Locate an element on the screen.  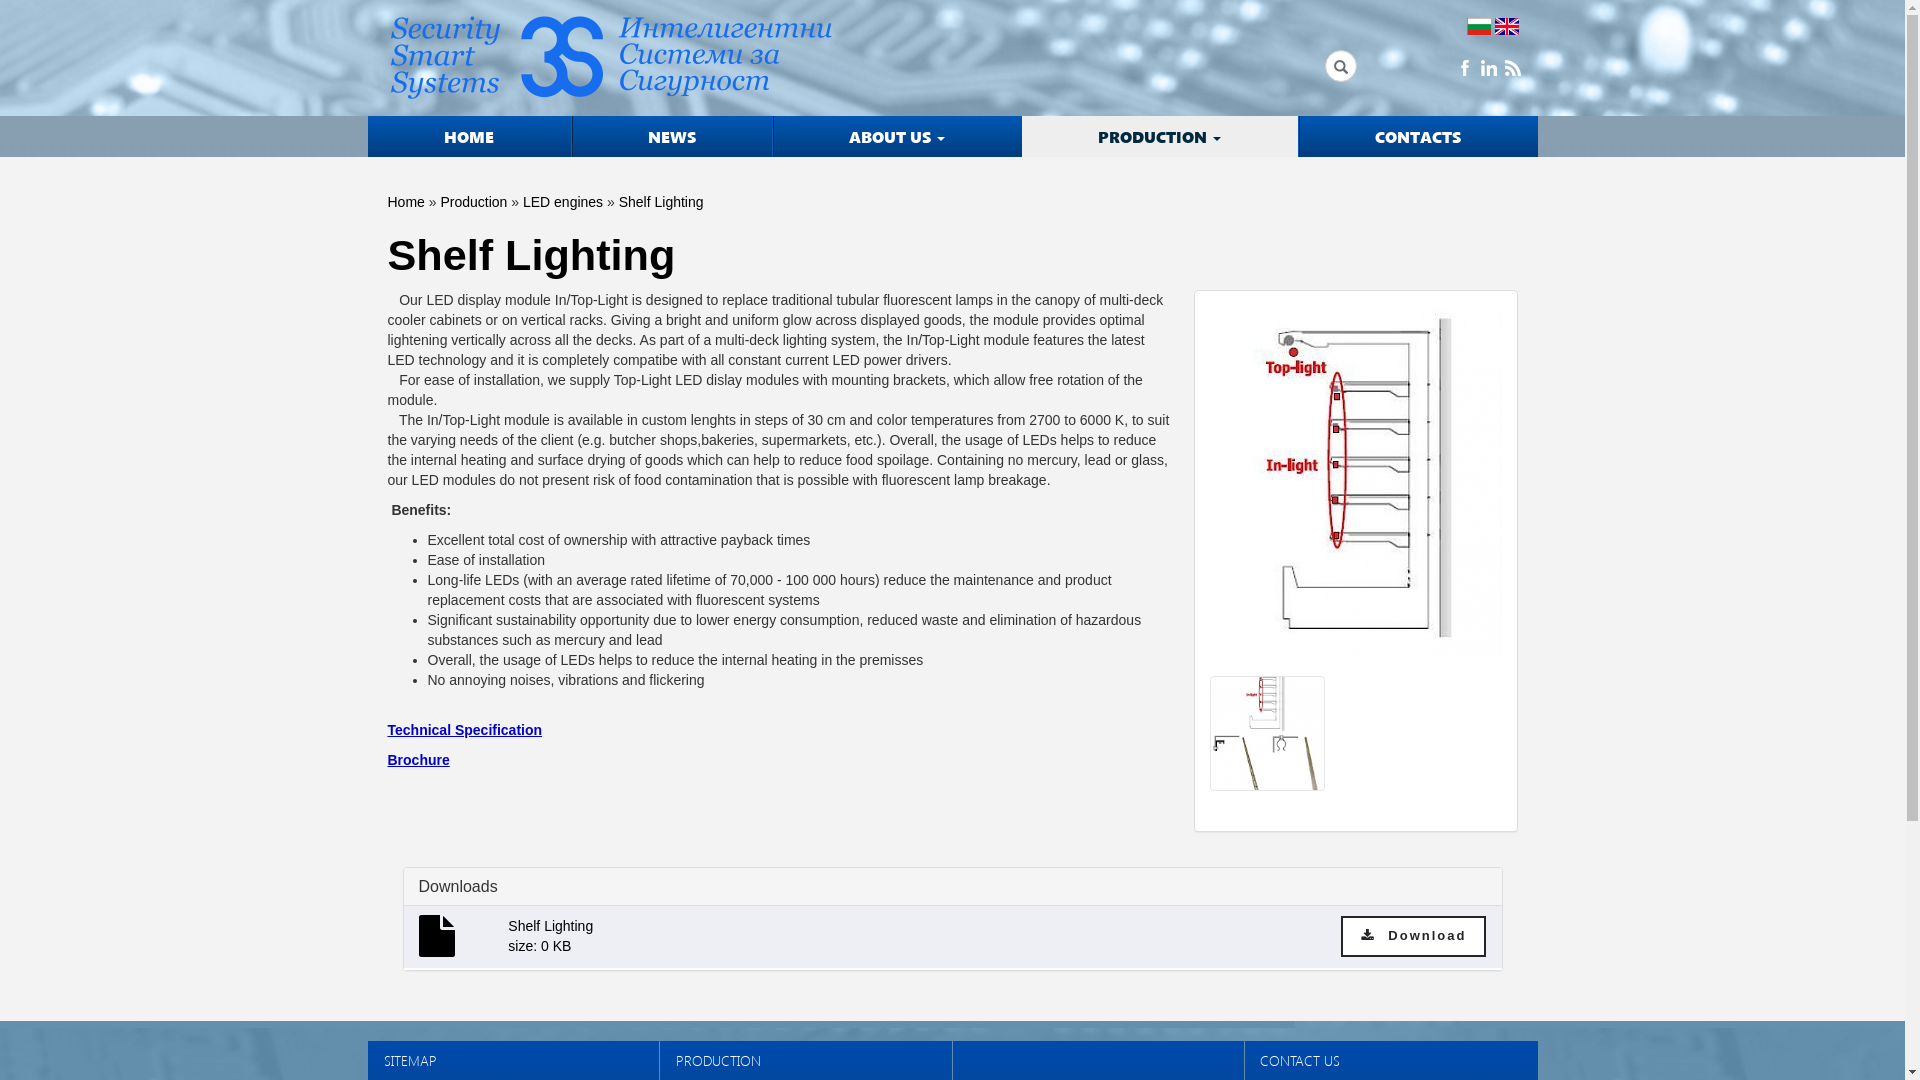
'Technical Specification' is located at coordinates (464, 729).